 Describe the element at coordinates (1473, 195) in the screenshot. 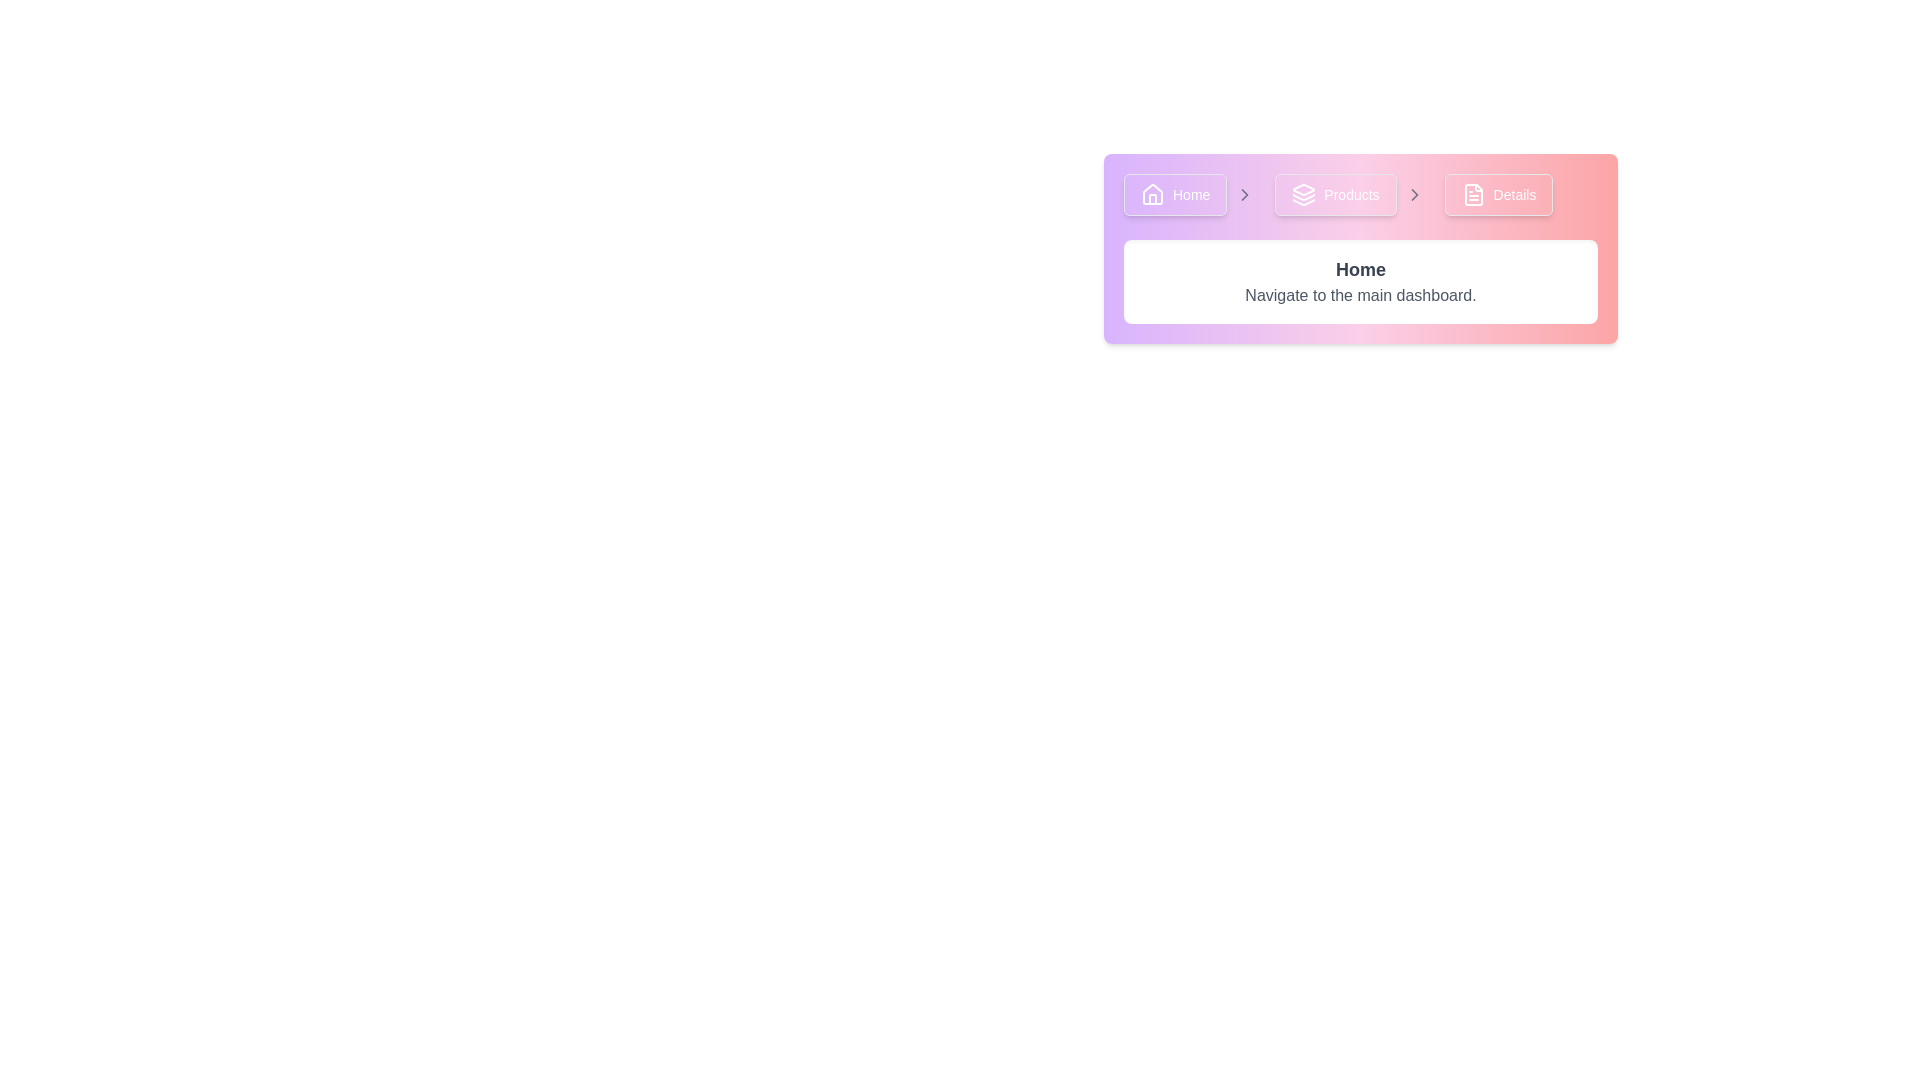

I see `the Graphical Icon that enhances the 'Details' button on the far right of the navigation bar` at that location.